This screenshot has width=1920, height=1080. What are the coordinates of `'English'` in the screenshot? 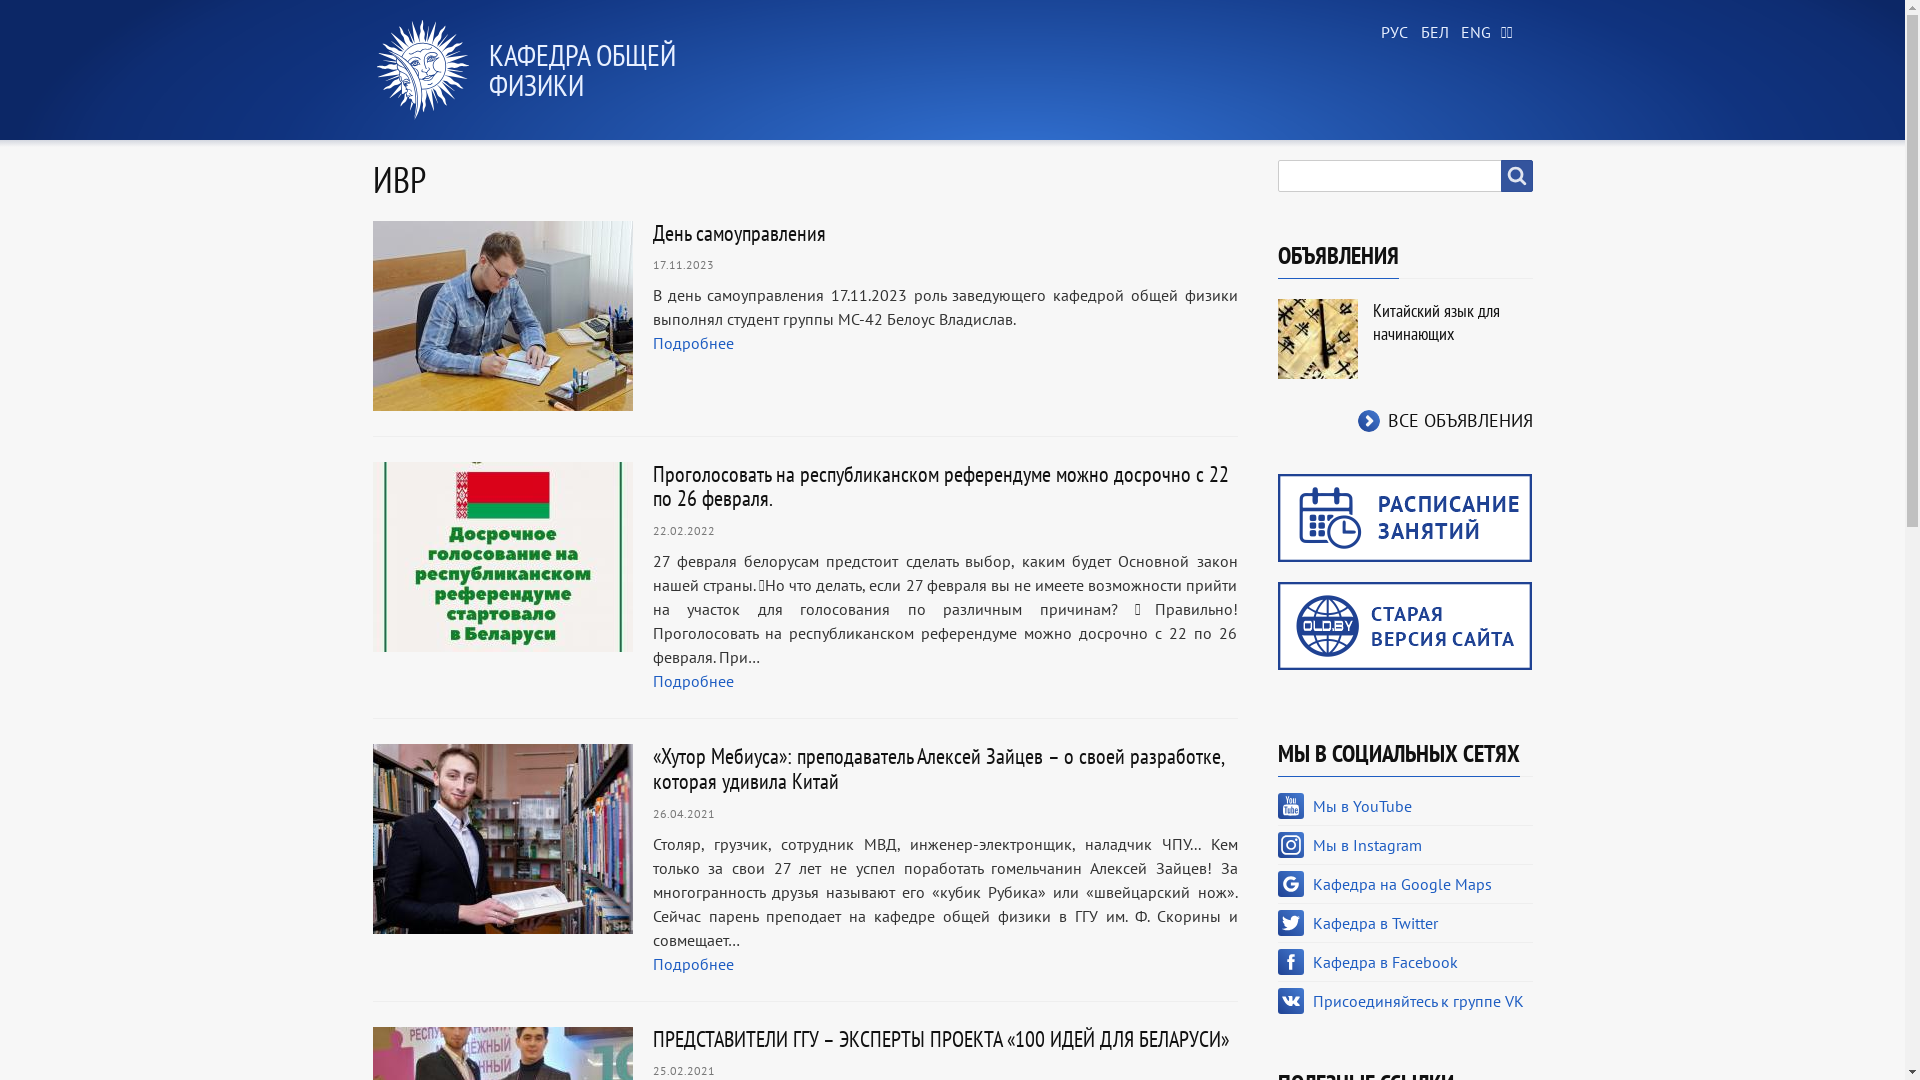 It's located at (1451, 33).